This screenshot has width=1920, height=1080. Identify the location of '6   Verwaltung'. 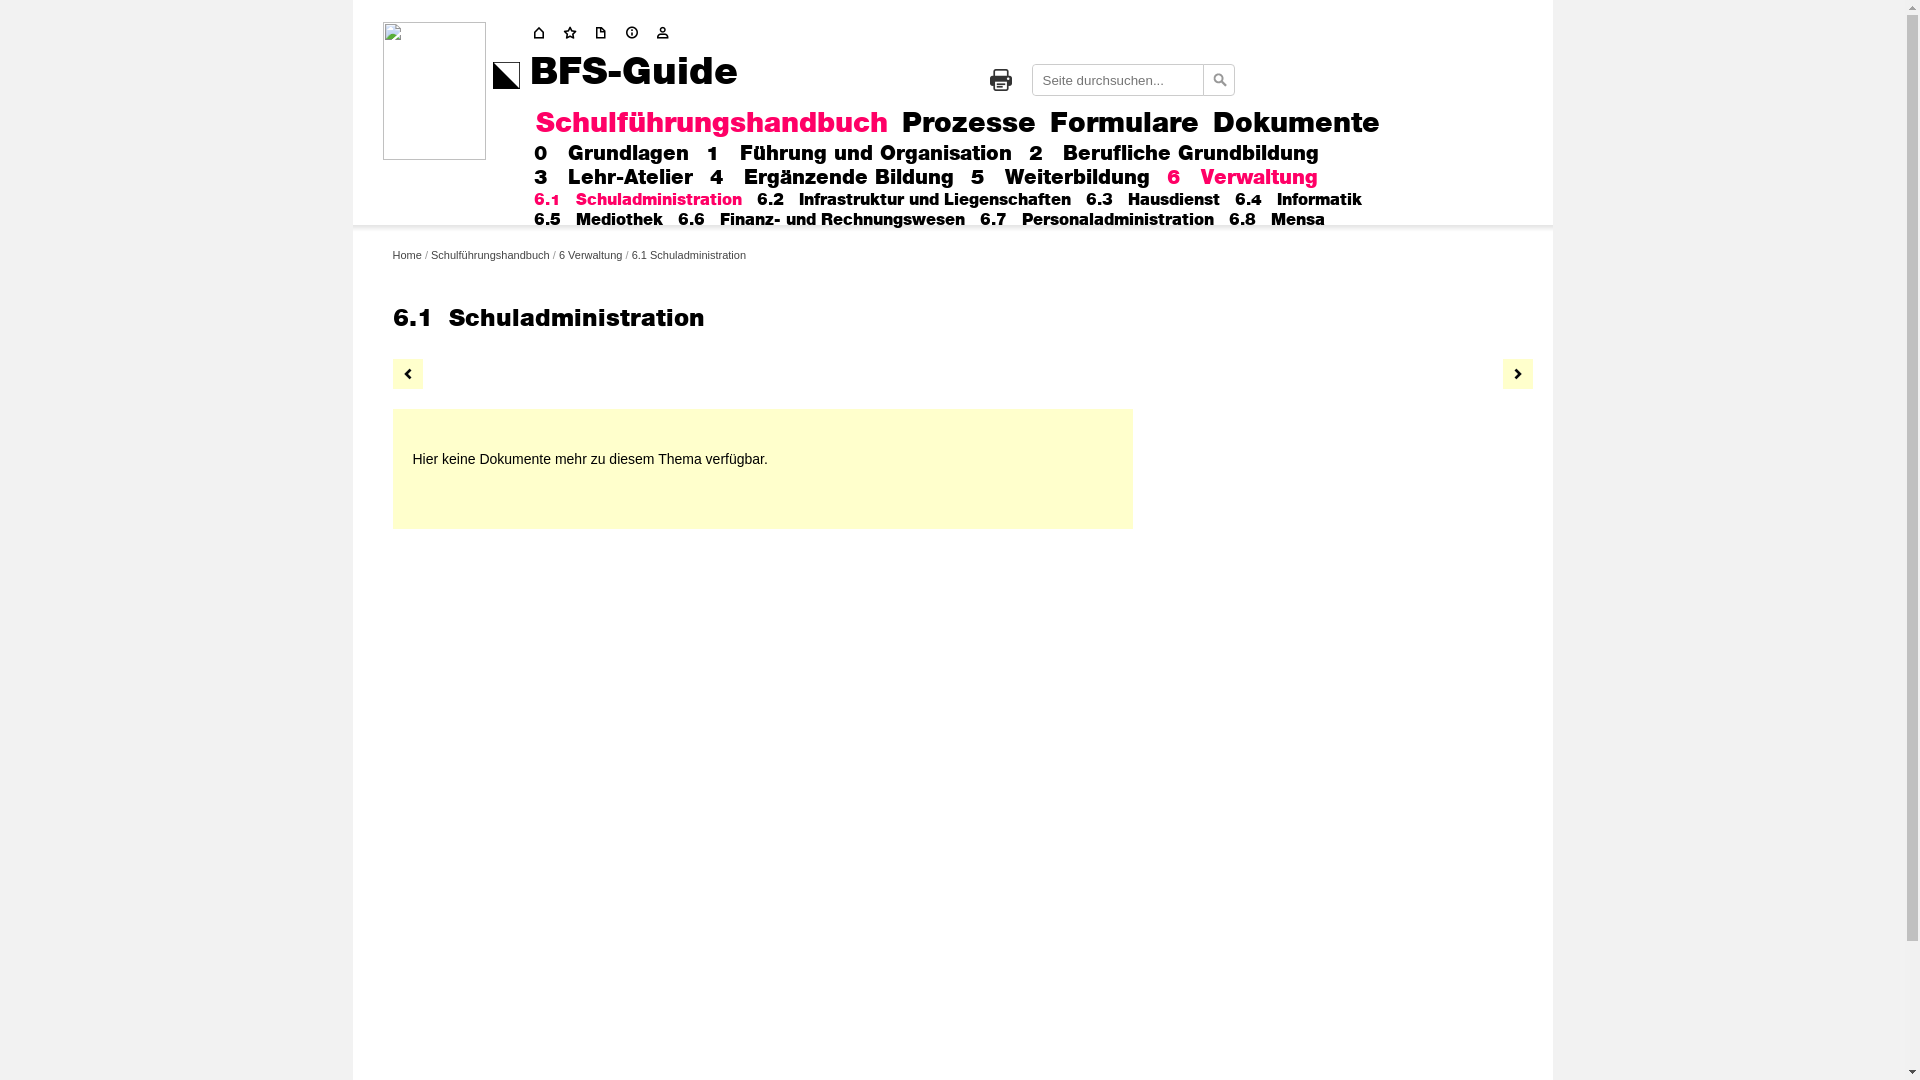
(1240, 176).